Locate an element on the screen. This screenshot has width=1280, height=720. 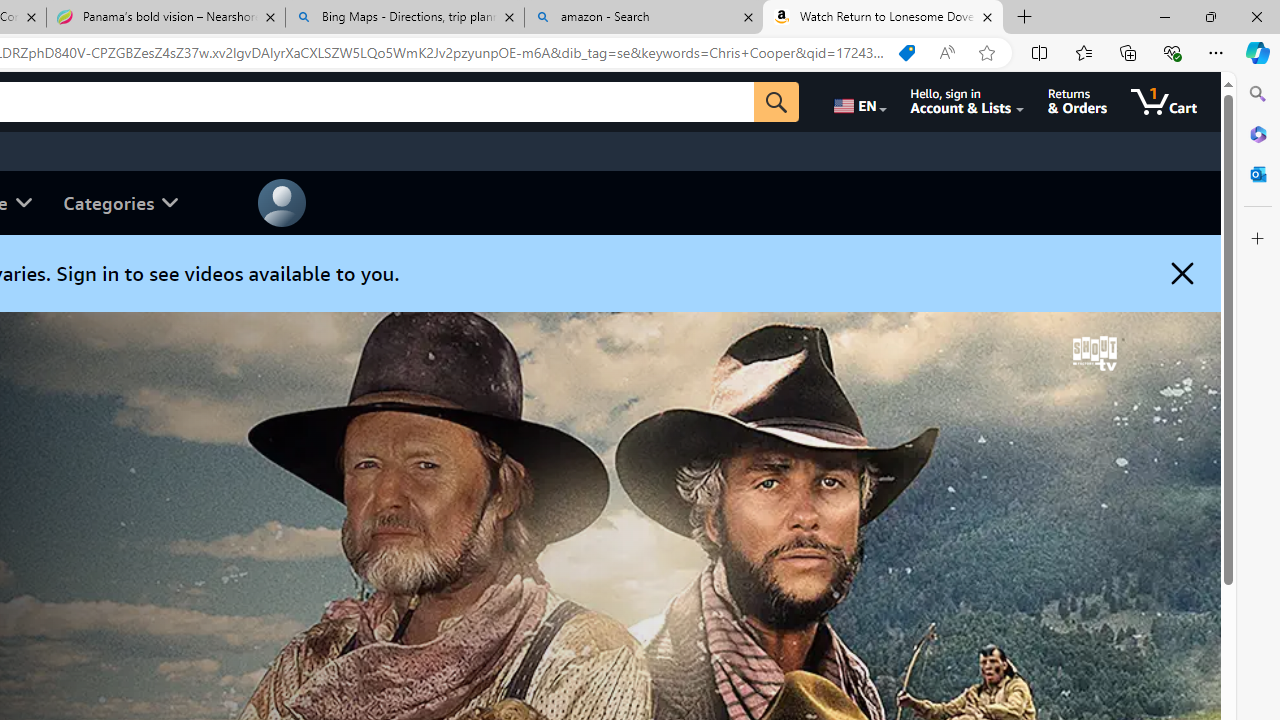
'Categories' is located at coordinates (119, 203).